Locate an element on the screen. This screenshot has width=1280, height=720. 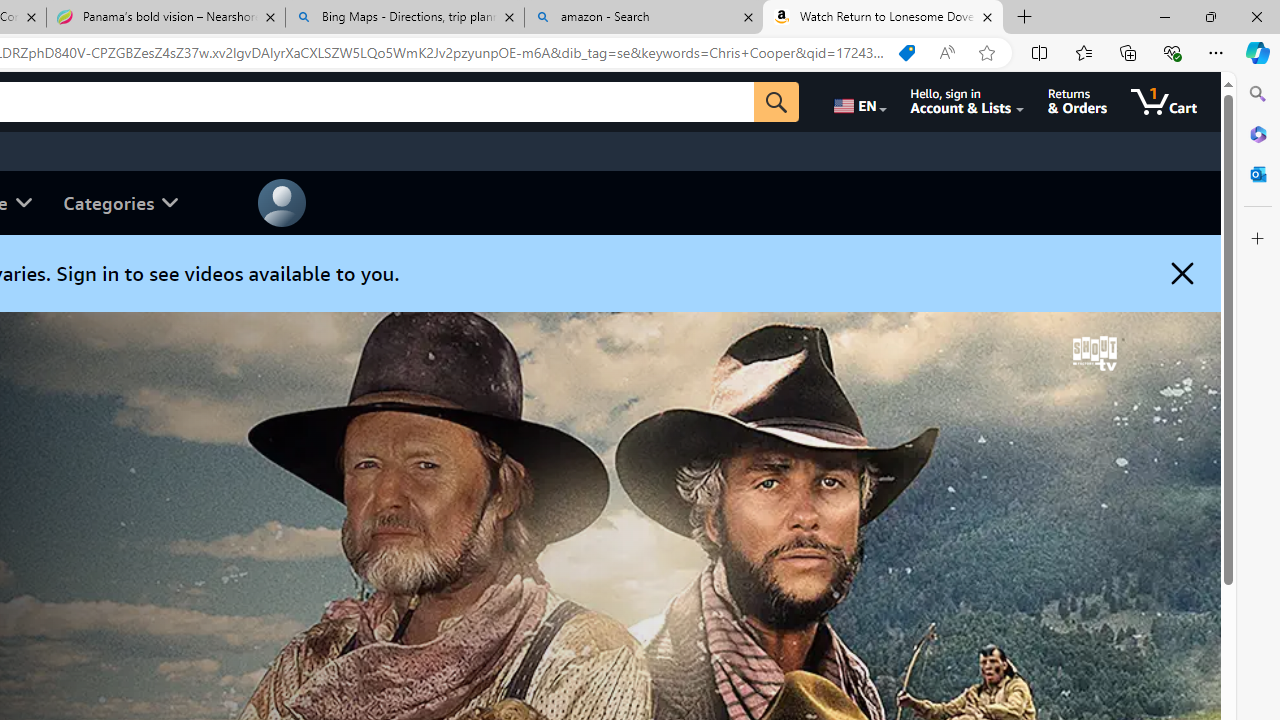
'Categories' is located at coordinates (119, 203).